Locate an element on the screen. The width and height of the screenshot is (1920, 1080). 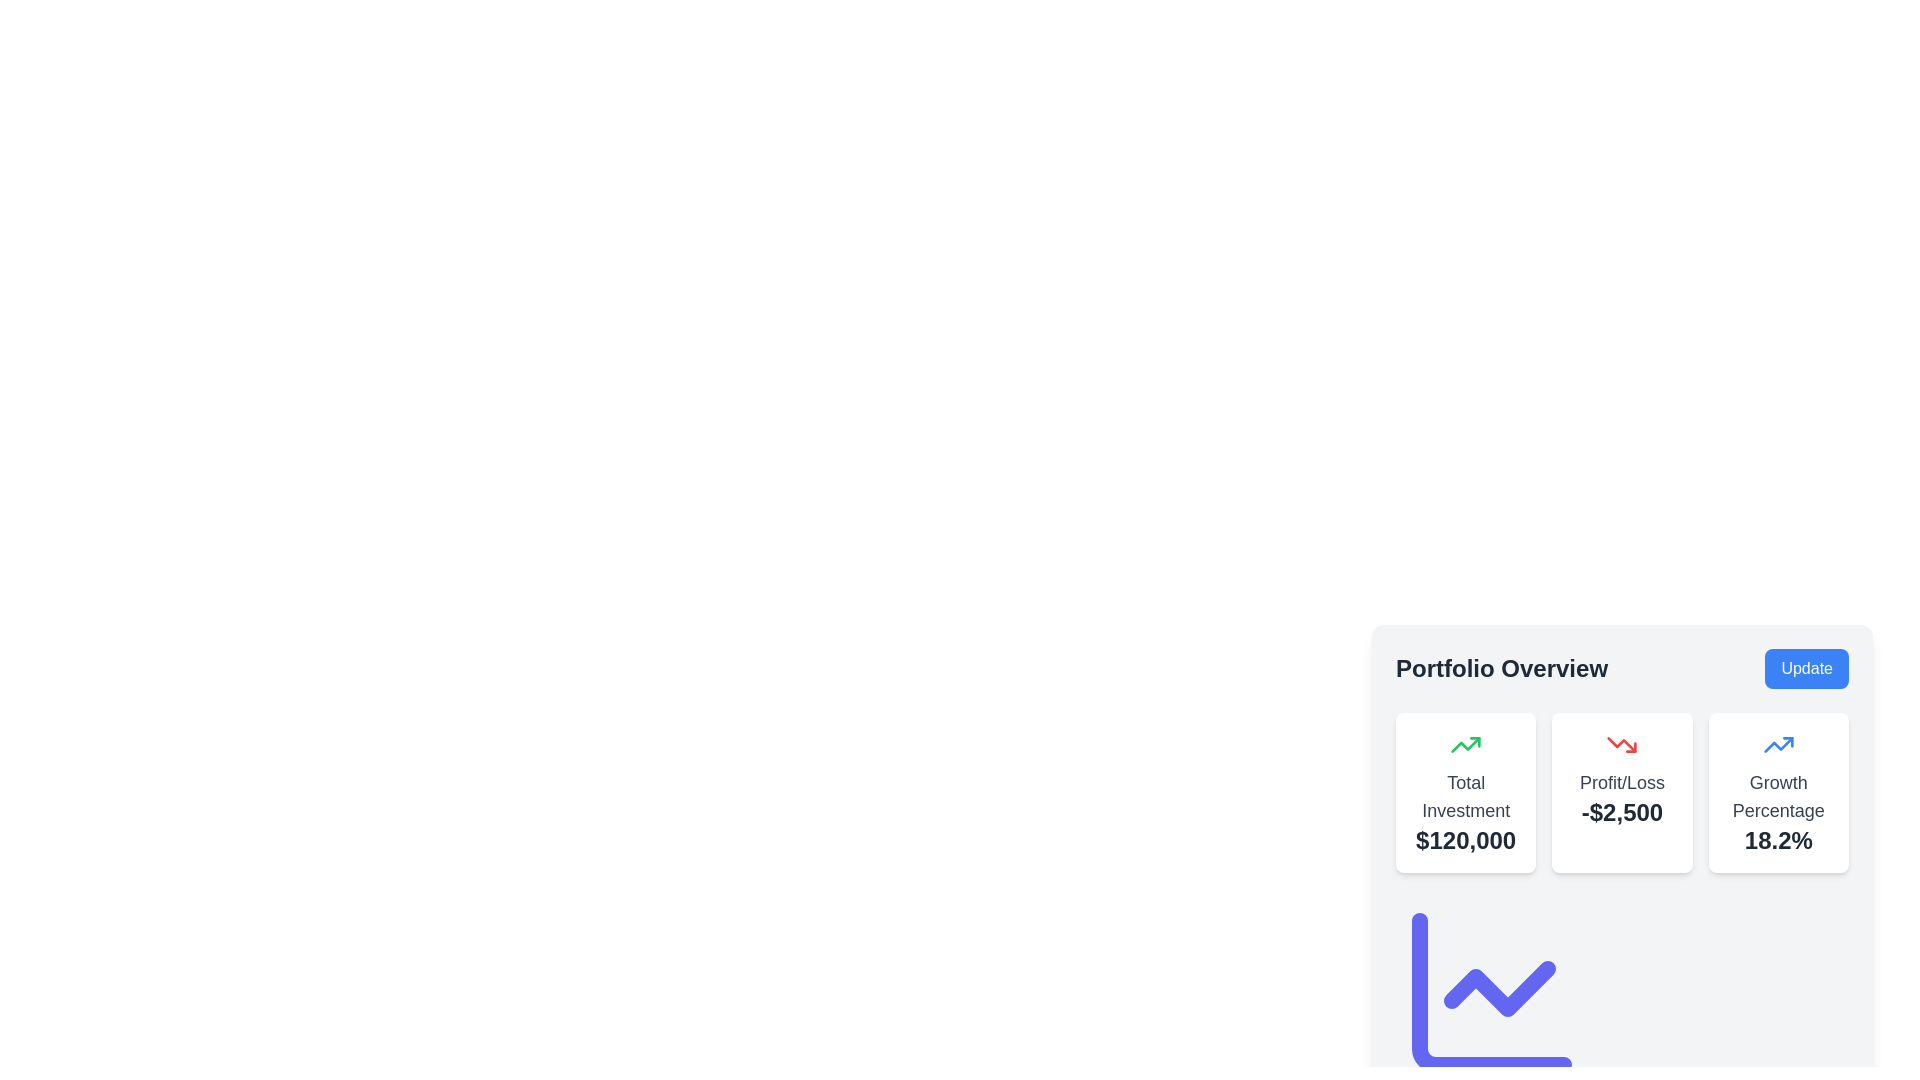
displayed information from the Informational Widget located centrally towards the bottom-right of the interface, which provides an overview of portfolio investments and includes an 'Update' button is located at coordinates (1622, 817).